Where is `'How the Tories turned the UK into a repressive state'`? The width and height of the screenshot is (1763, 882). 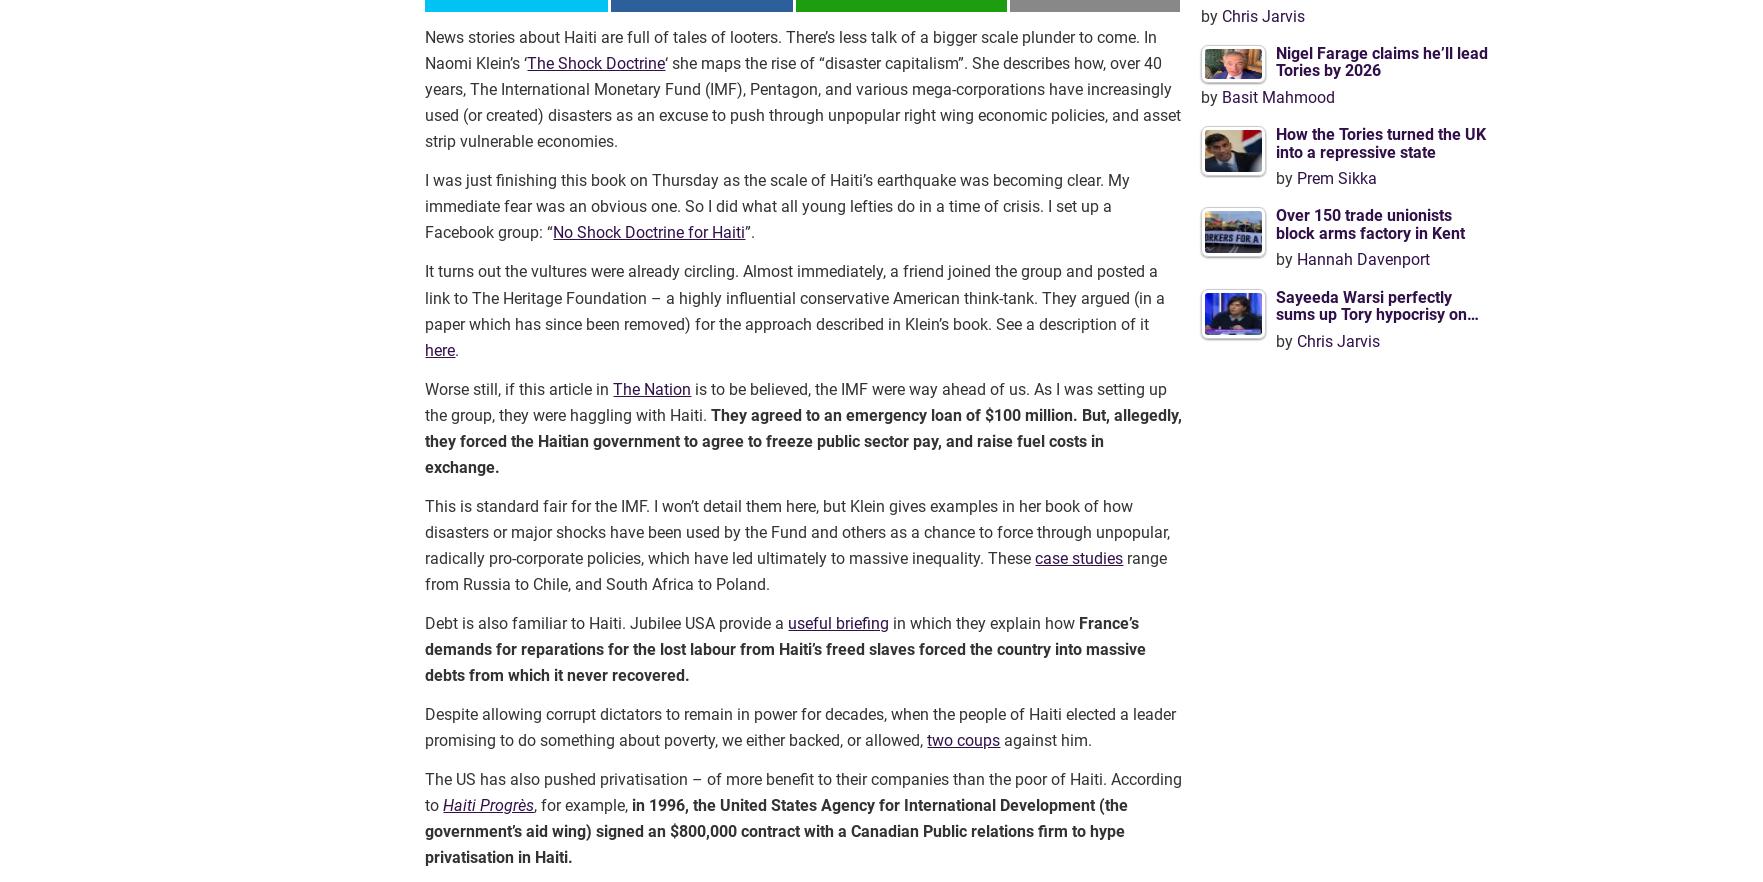 'How the Tories turned the UK into a repressive state' is located at coordinates (1379, 142).